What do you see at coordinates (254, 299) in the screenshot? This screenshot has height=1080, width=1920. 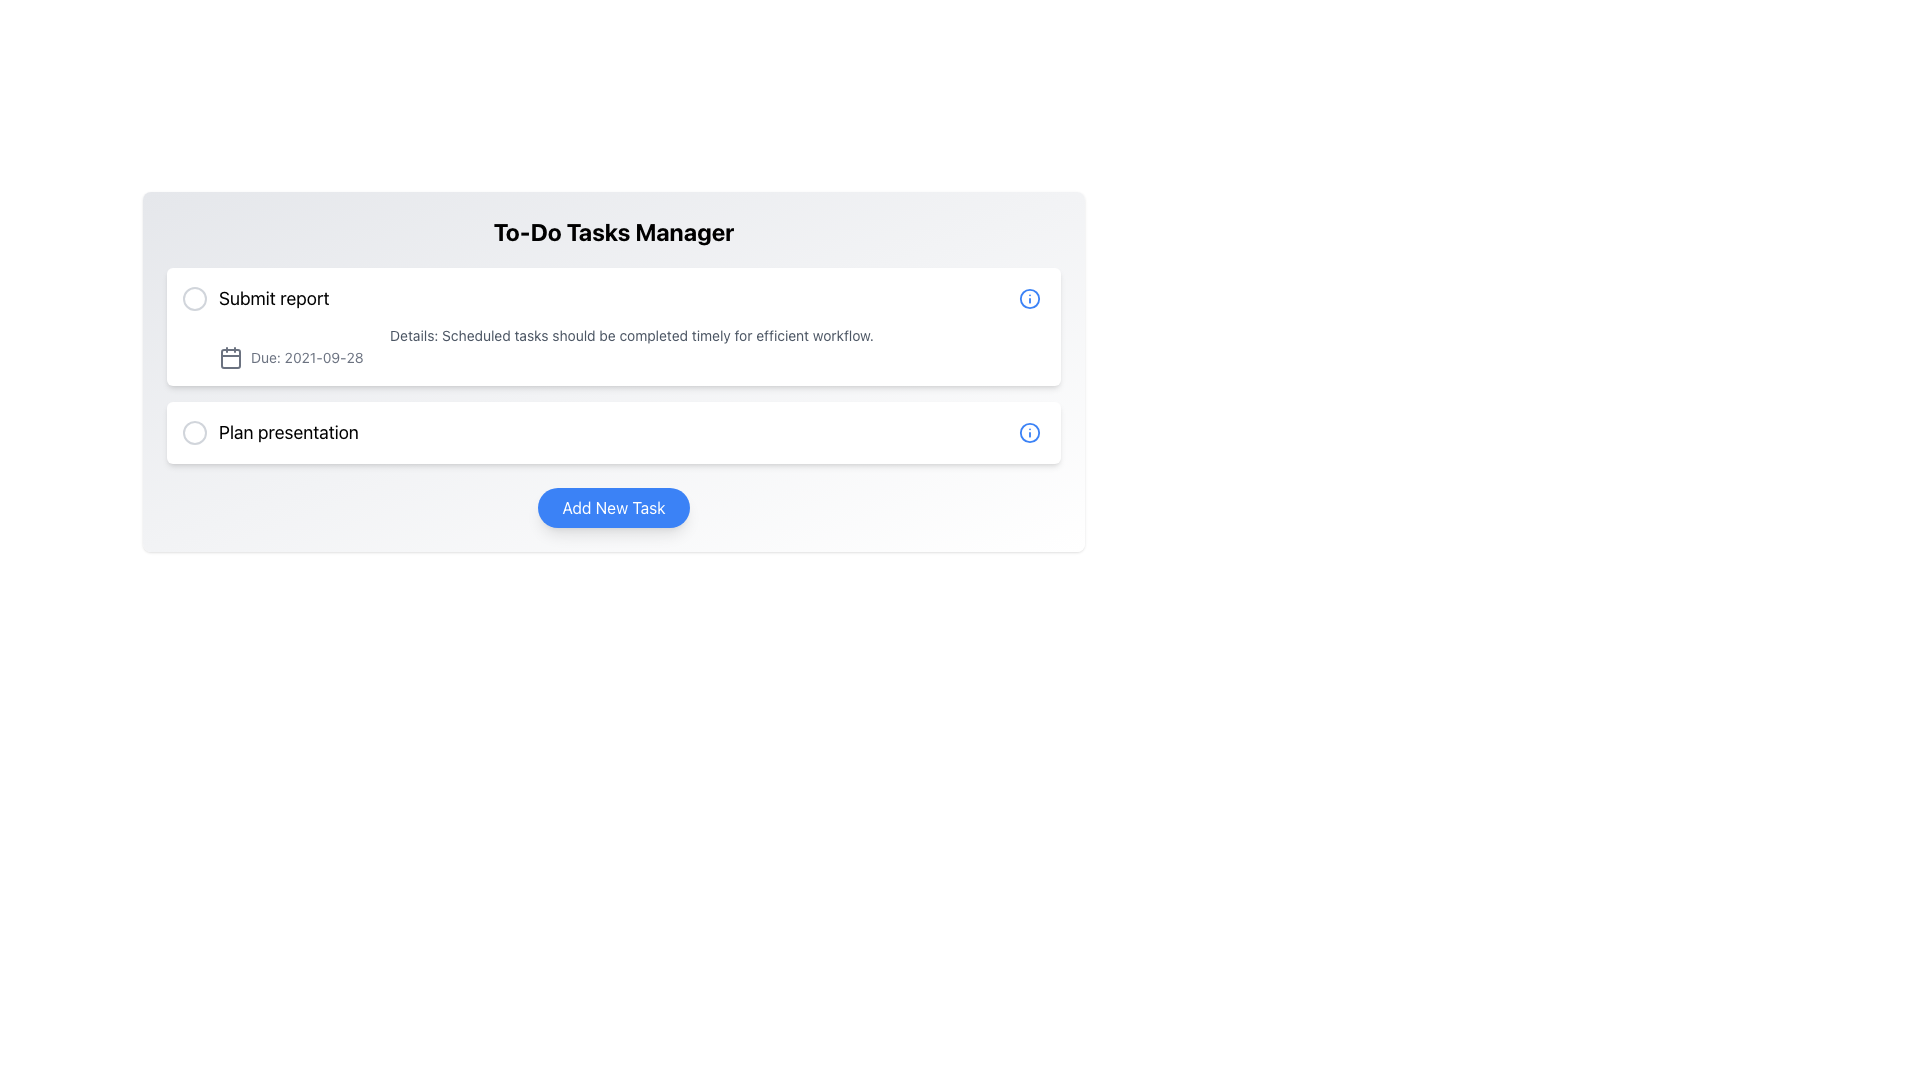 I see `the checkbox of the 'Submit report' task to mark it as completed` at bounding box center [254, 299].